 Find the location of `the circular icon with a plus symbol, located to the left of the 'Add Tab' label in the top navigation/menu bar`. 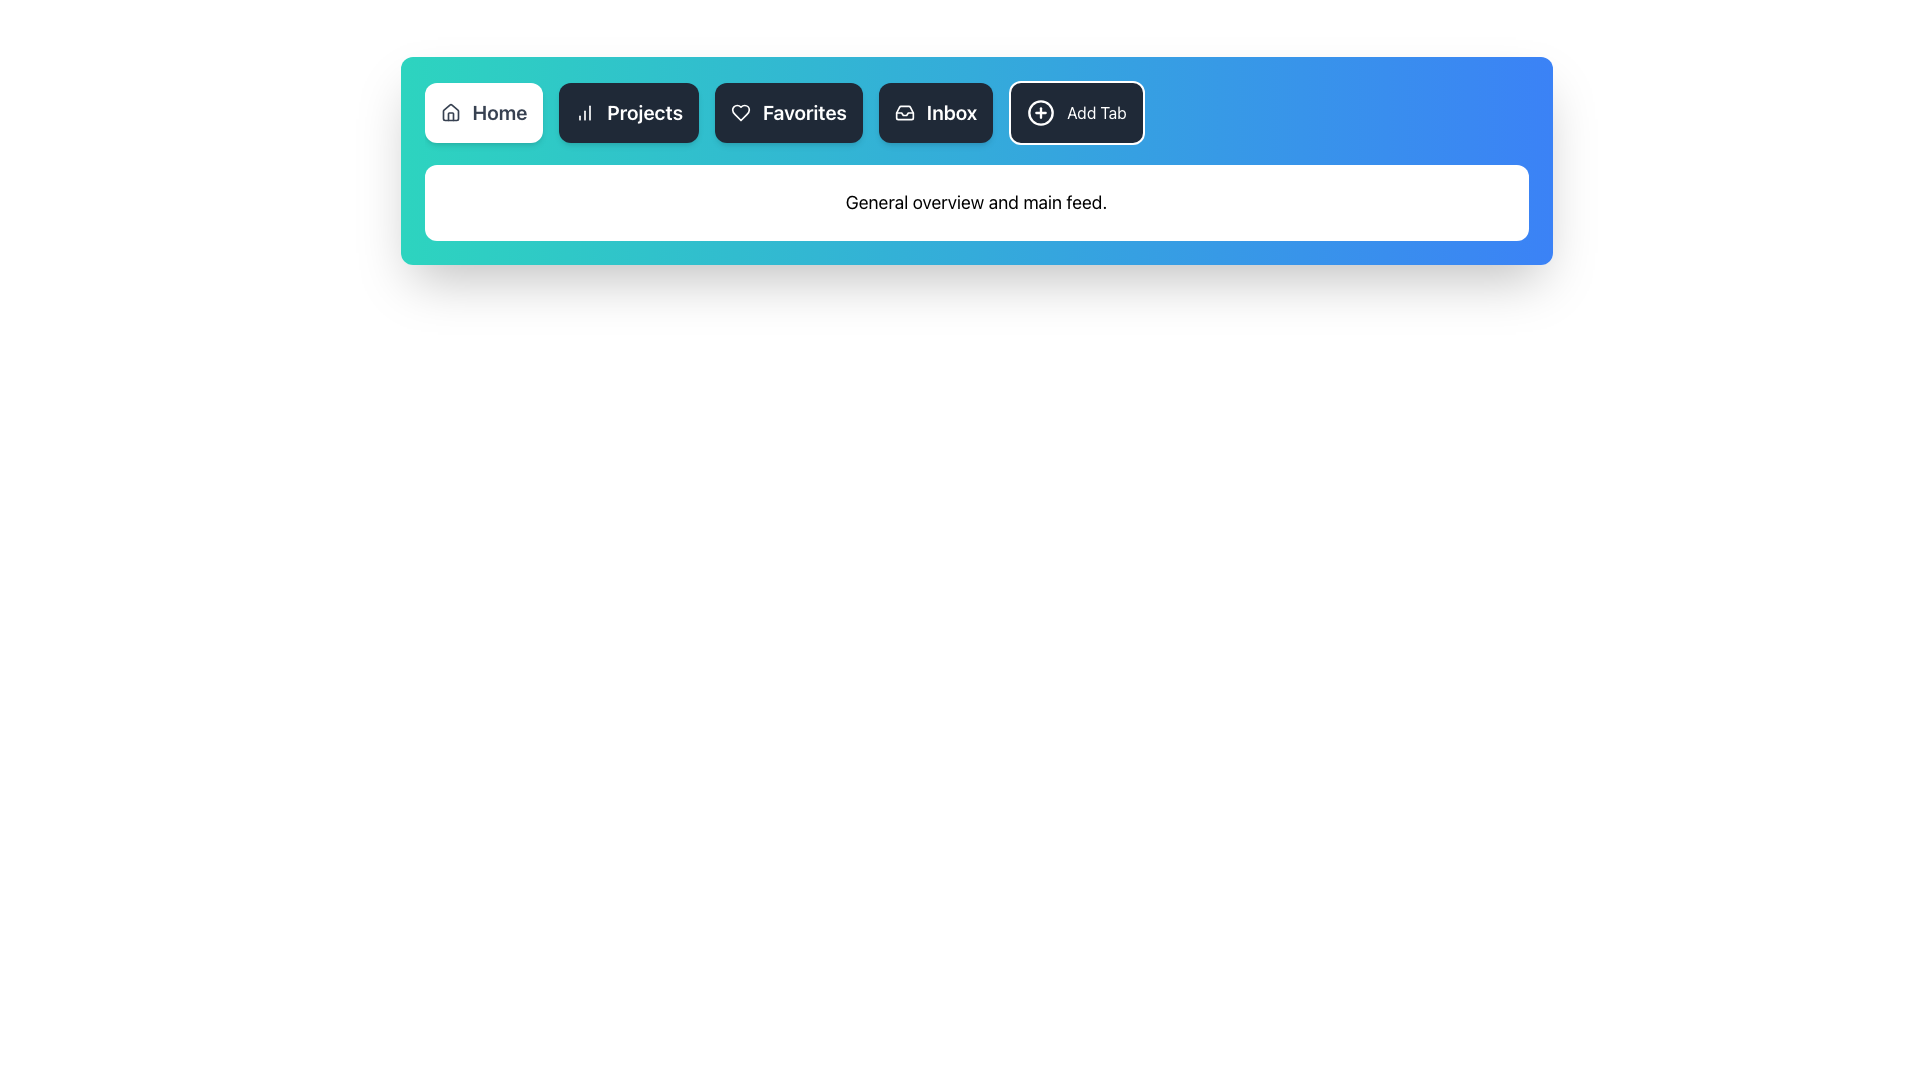

the circular icon with a plus symbol, located to the left of the 'Add Tab' label in the top navigation/menu bar is located at coordinates (1040, 112).